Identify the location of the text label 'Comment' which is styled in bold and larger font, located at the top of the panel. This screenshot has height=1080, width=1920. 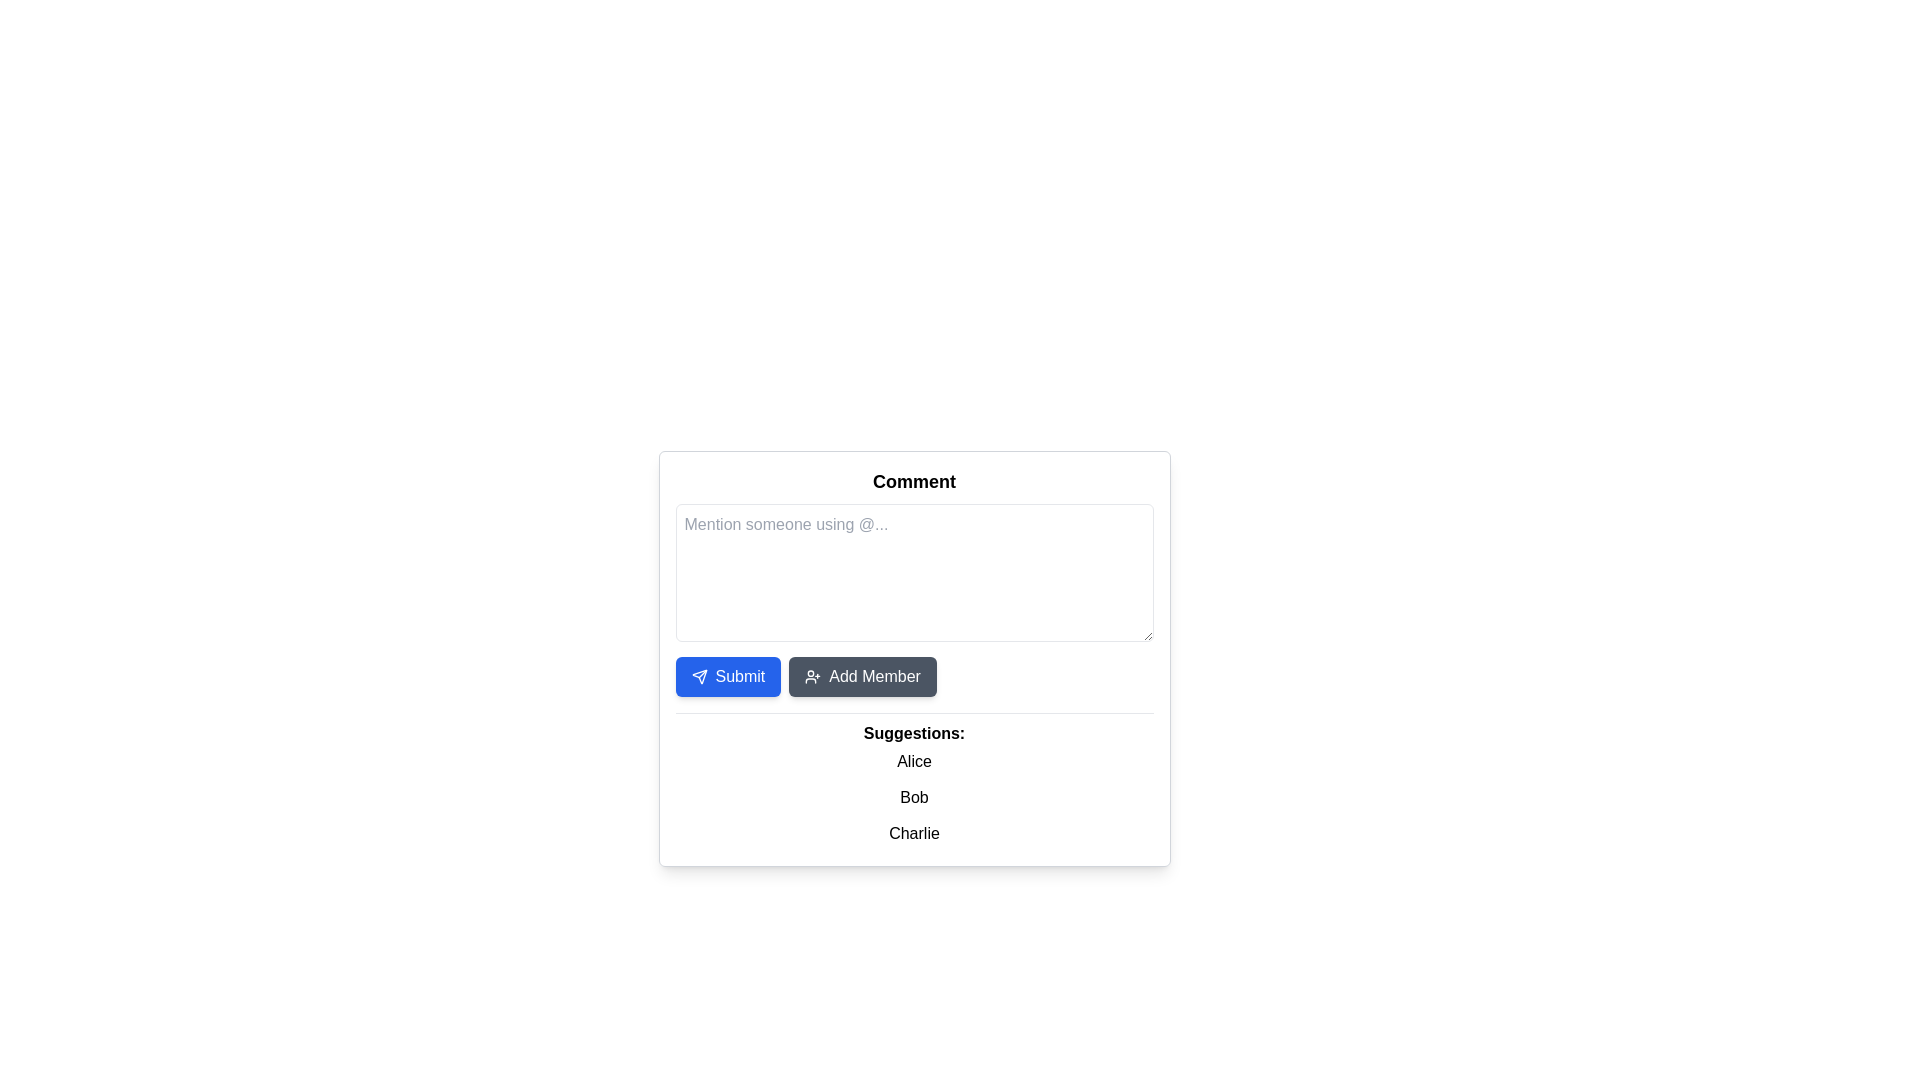
(913, 482).